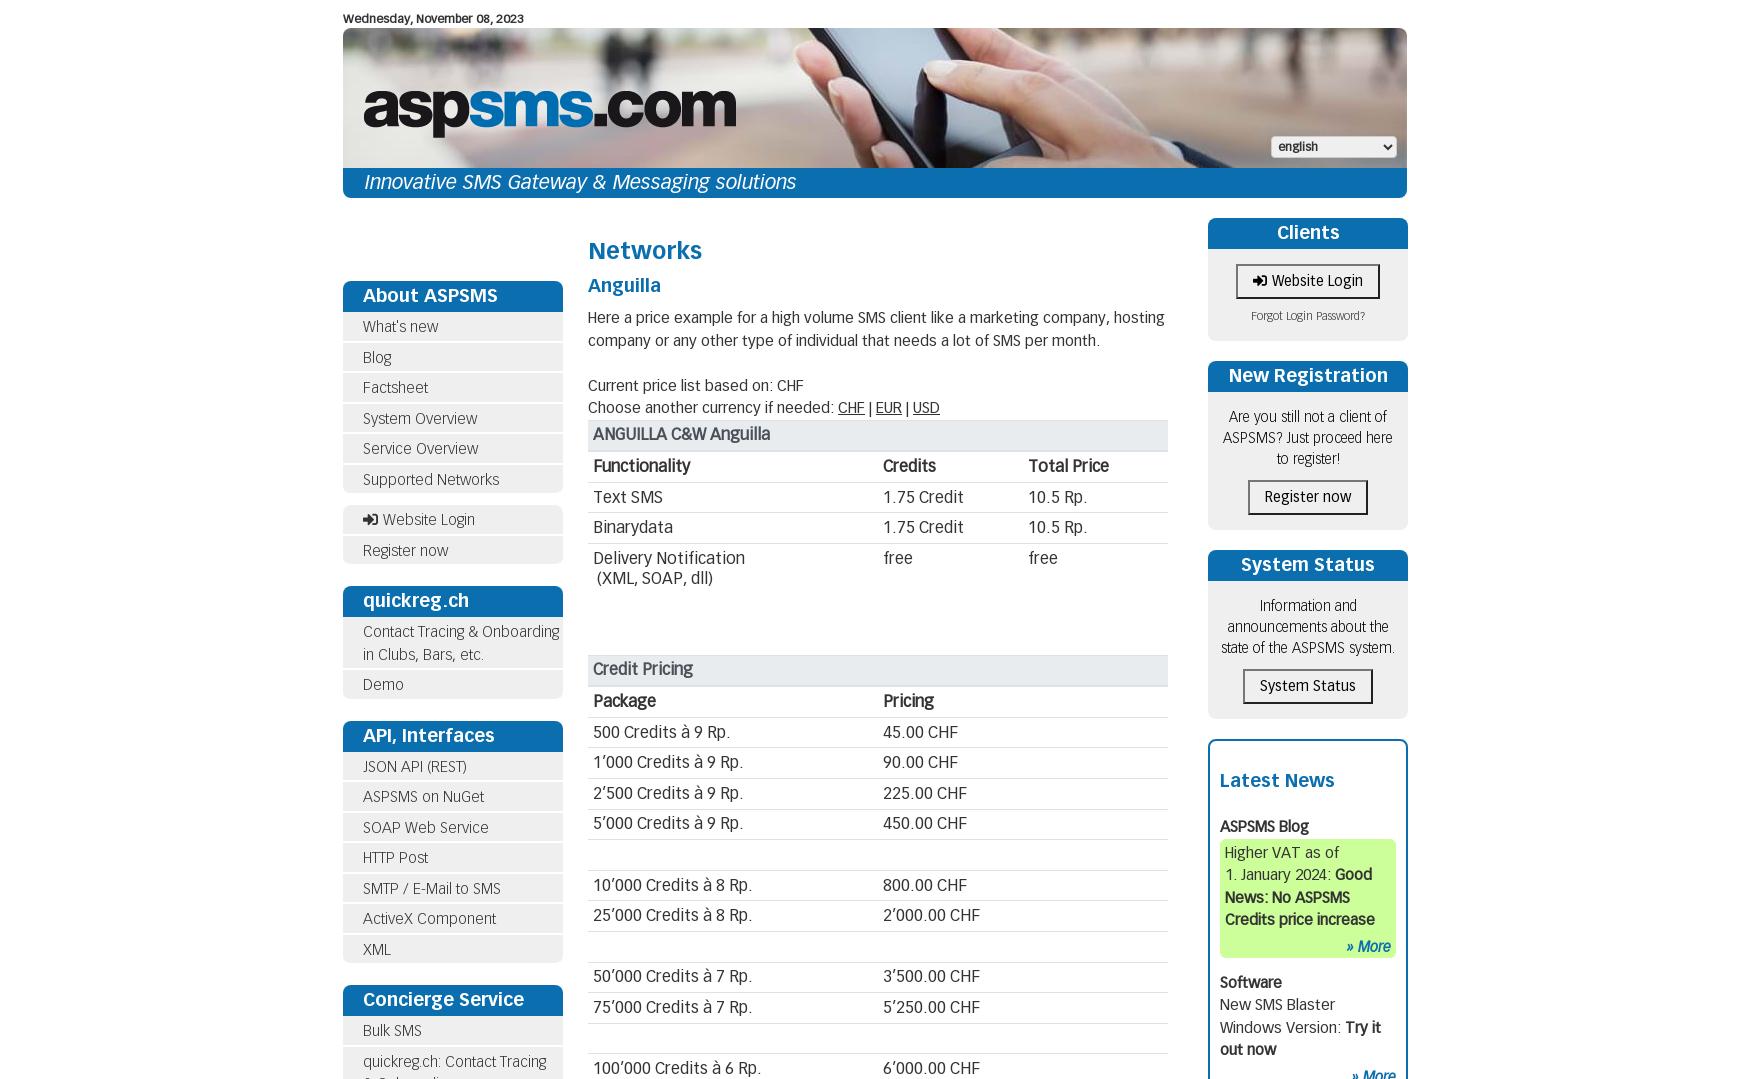 This screenshot has width=1750, height=1079. What do you see at coordinates (644, 250) in the screenshot?
I see `'Networks'` at bounding box center [644, 250].